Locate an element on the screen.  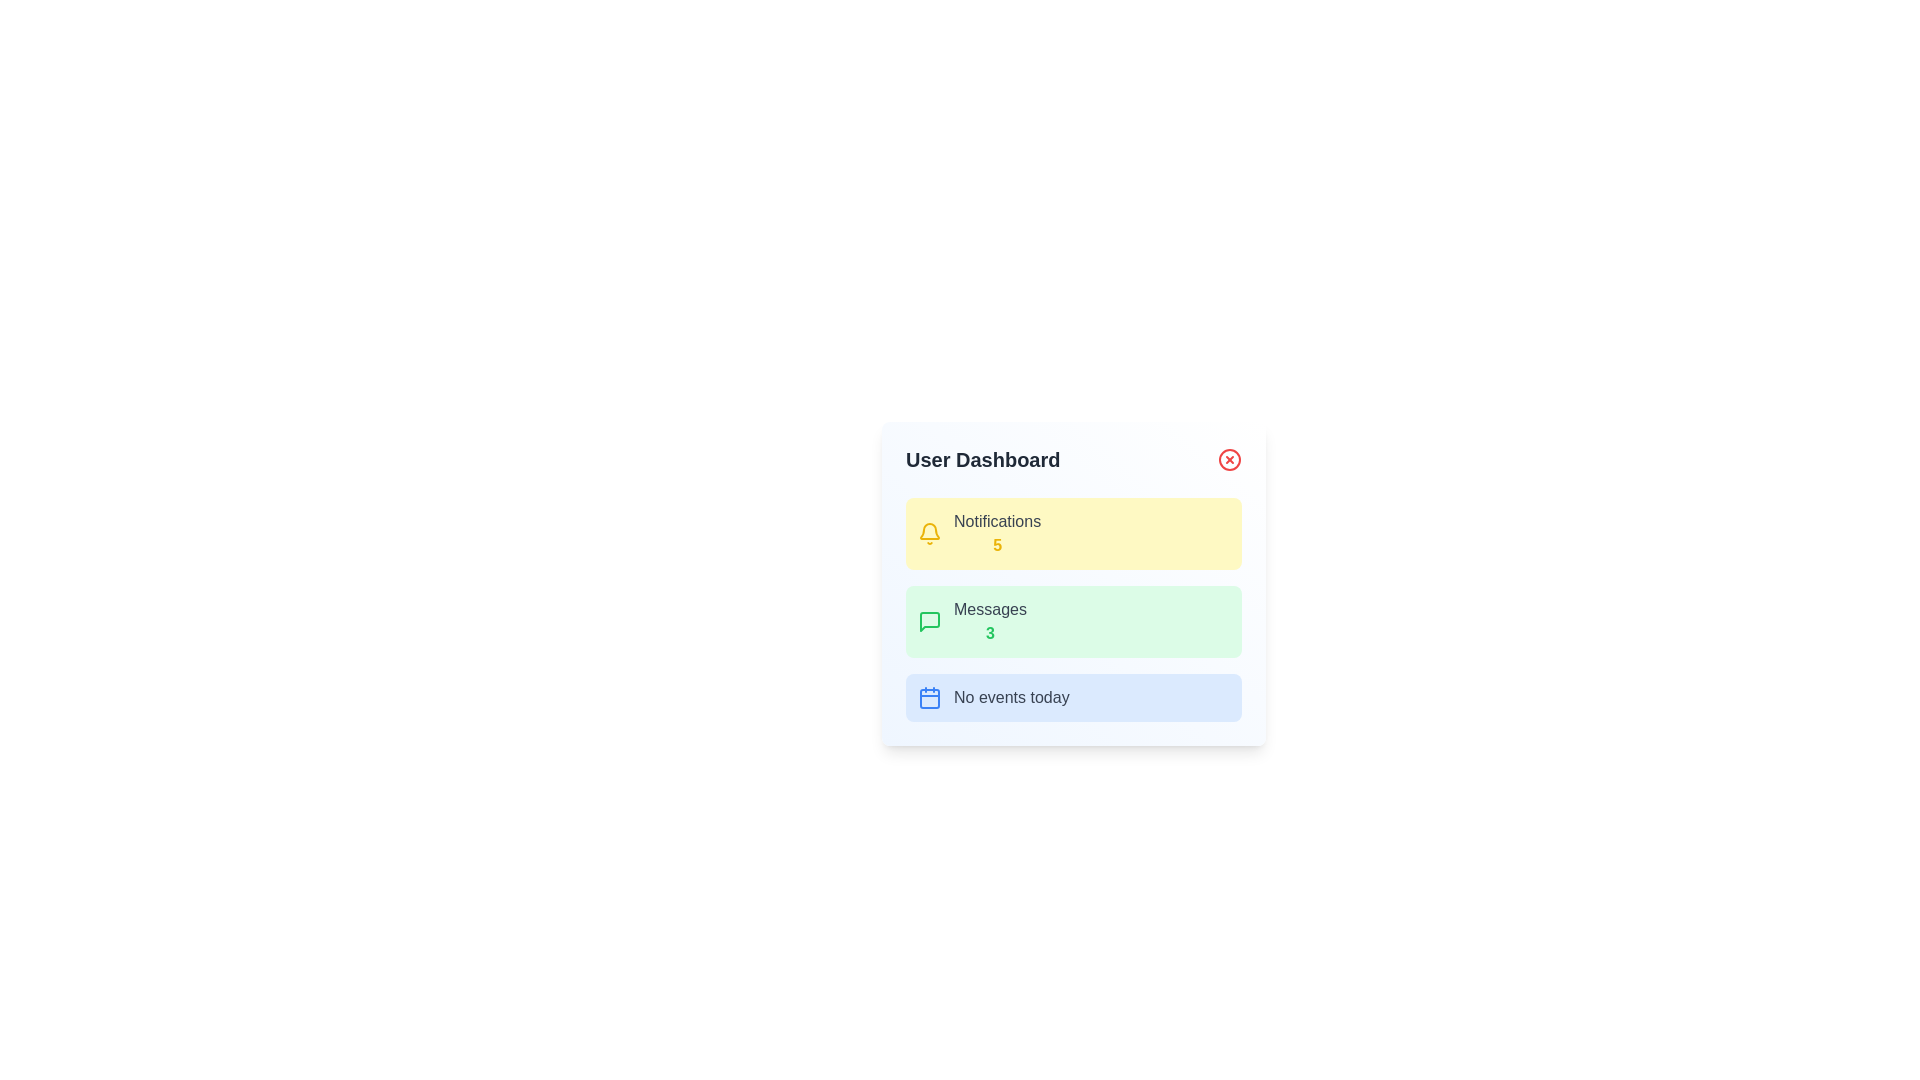
the SVG Circle Component, which serves as a decorative boundary for the close icon located at the top-right corner of the User Dashboard interface card is located at coordinates (1228, 459).